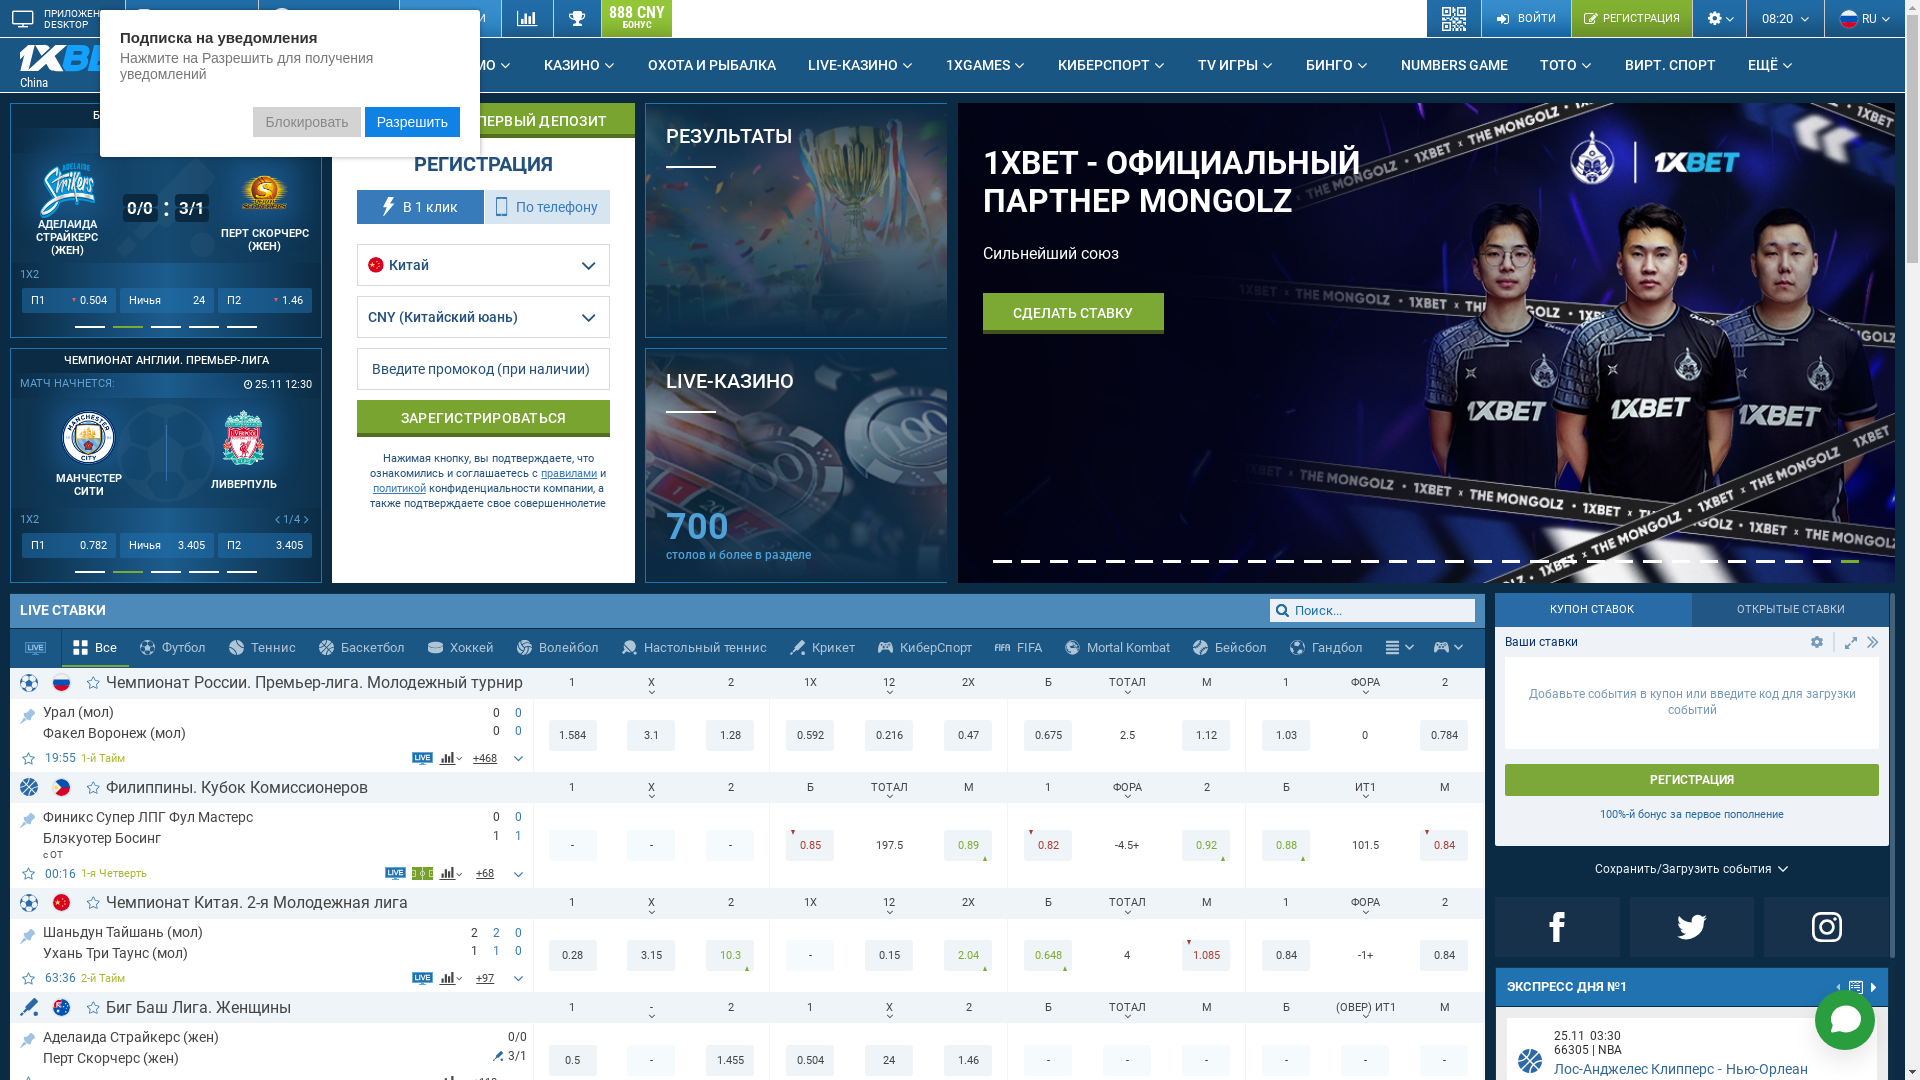 The image size is (1920, 1080). What do you see at coordinates (485, 977) in the screenshot?
I see `'+97'` at bounding box center [485, 977].